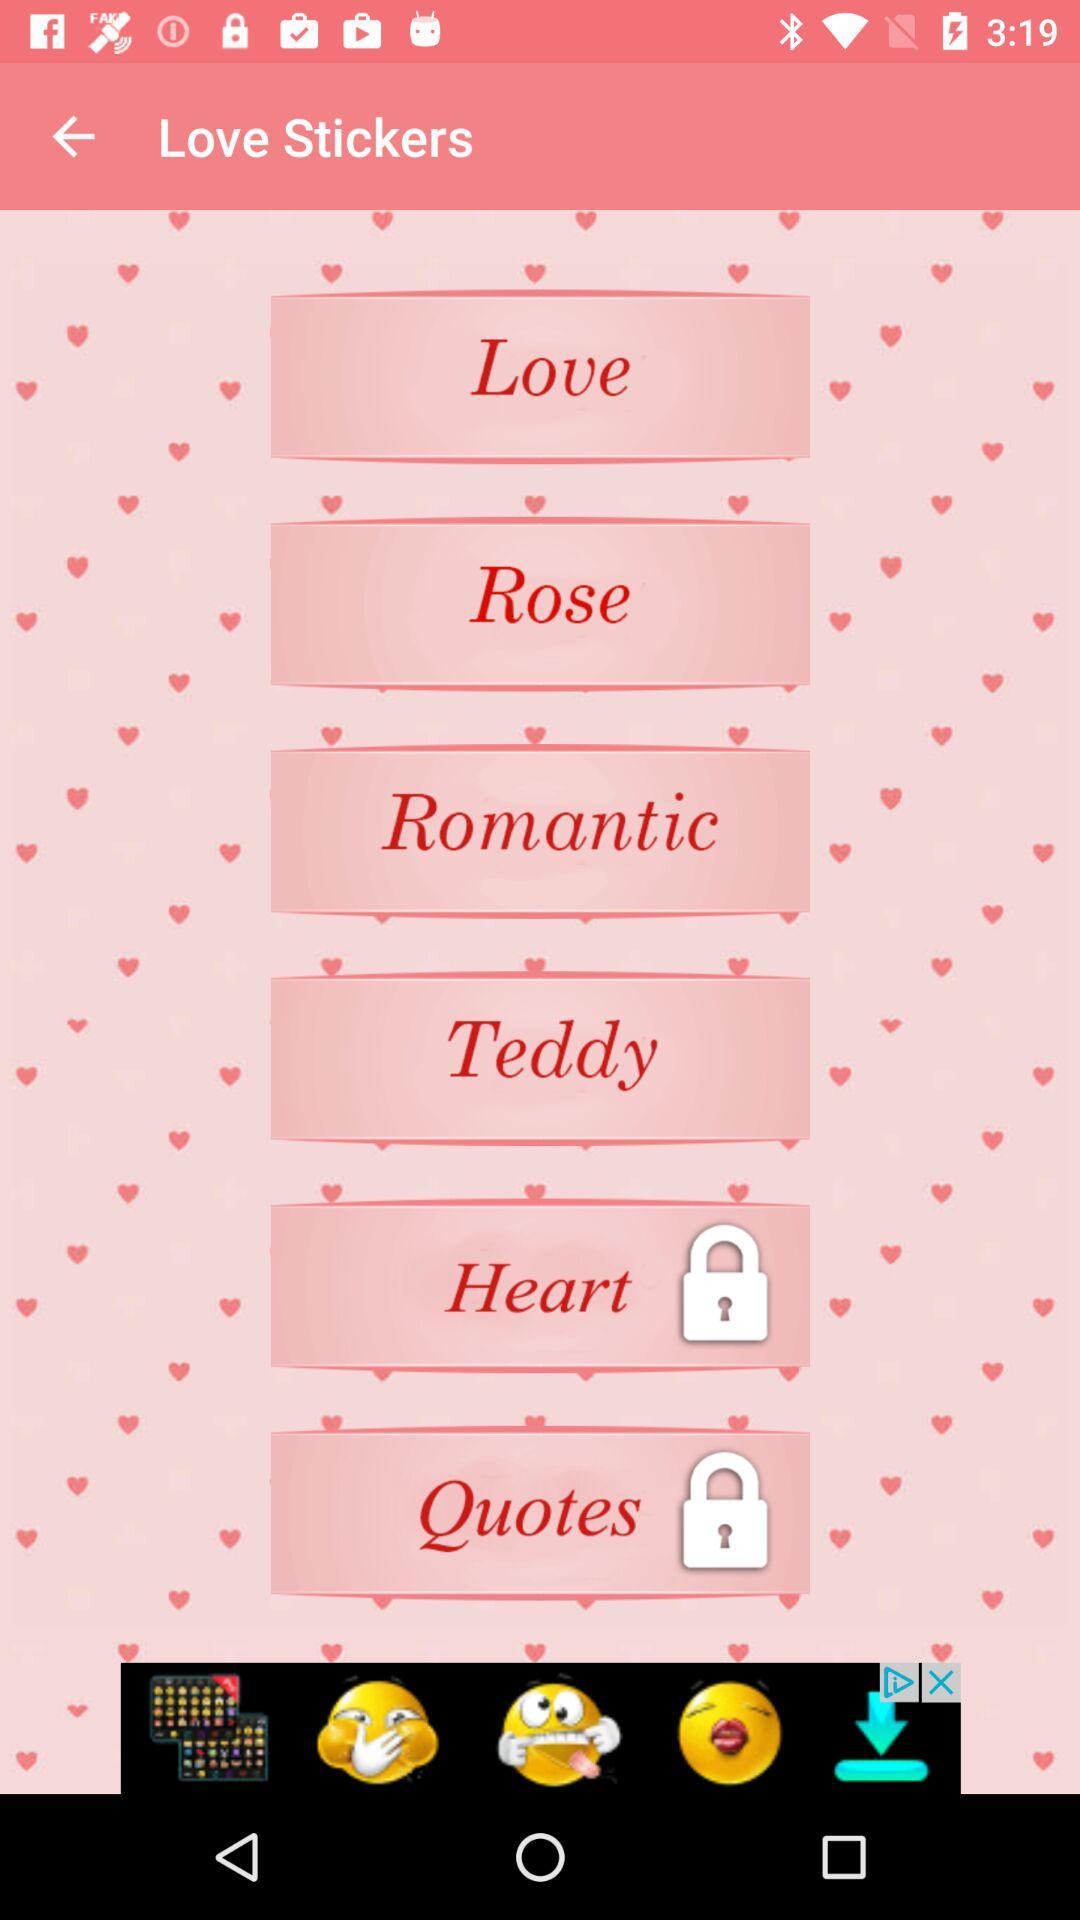 The image size is (1080, 1920). What do you see at coordinates (540, 376) in the screenshot?
I see `stickers love` at bounding box center [540, 376].